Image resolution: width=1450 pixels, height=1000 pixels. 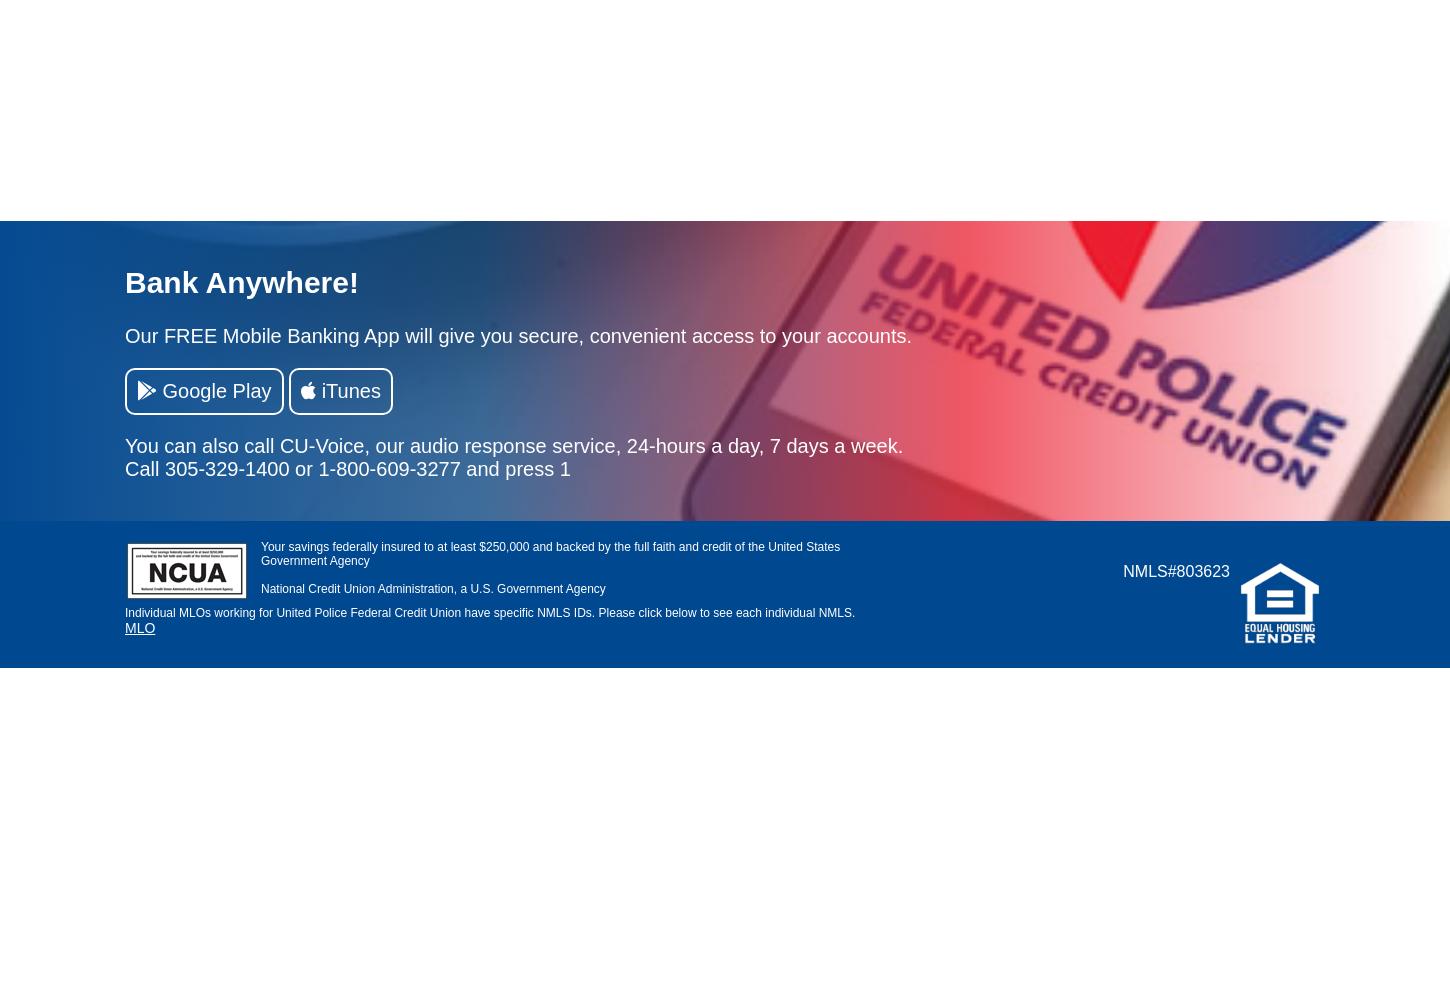 What do you see at coordinates (123, 334) in the screenshot?
I see `'Our FREE Mobile Banking App will give you secure, convenient access to your accounts.'` at bounding box center [123, 334].